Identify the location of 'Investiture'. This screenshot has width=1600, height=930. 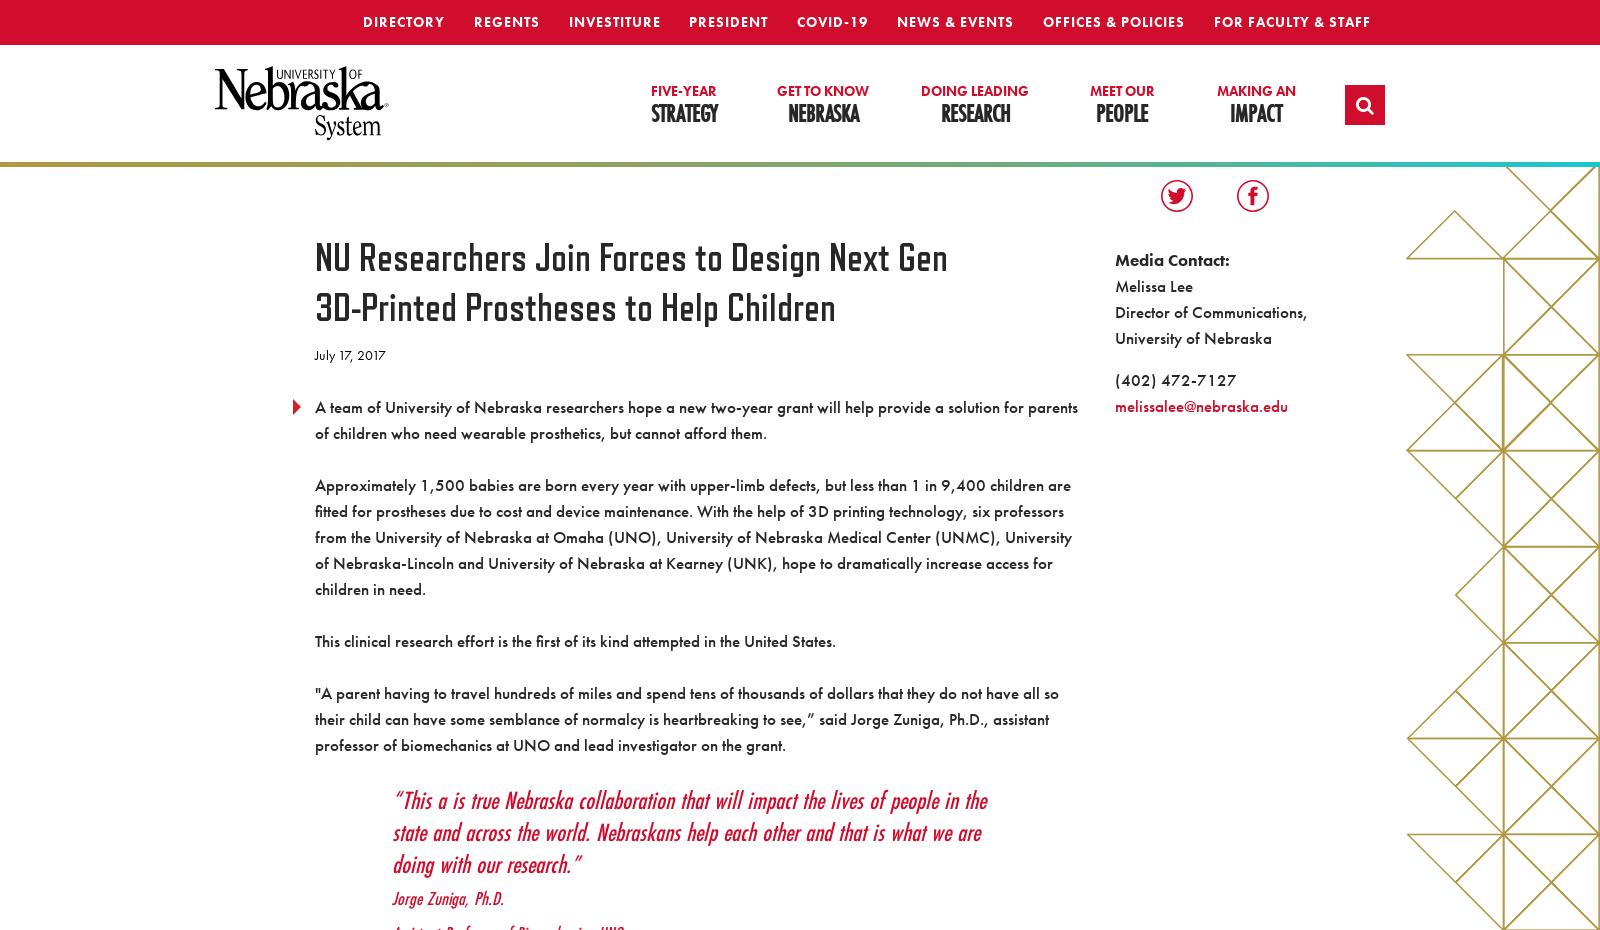
(613, 21).